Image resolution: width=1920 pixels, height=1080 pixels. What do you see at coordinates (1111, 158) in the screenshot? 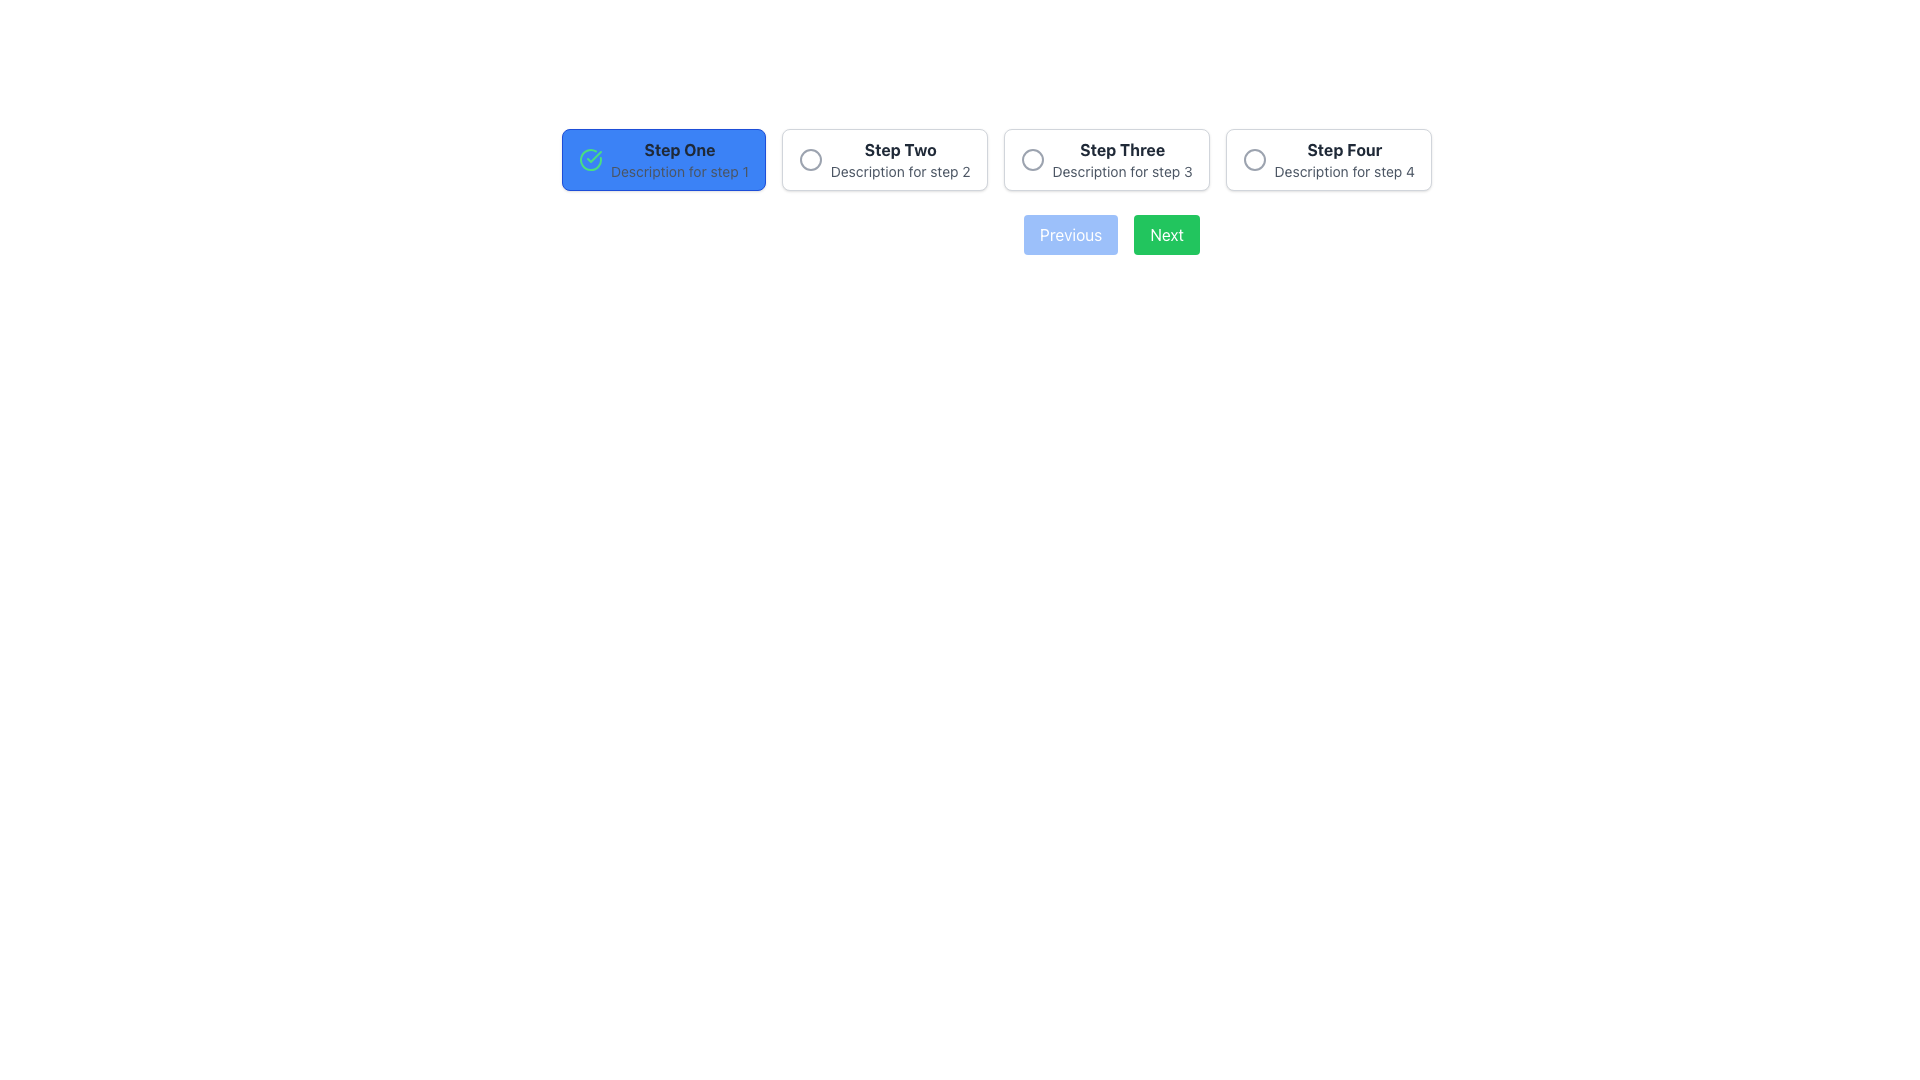
I see `the third step of the multi-step process indicator, which is located near the top center of the interface` at bounding box center [1111, 158].